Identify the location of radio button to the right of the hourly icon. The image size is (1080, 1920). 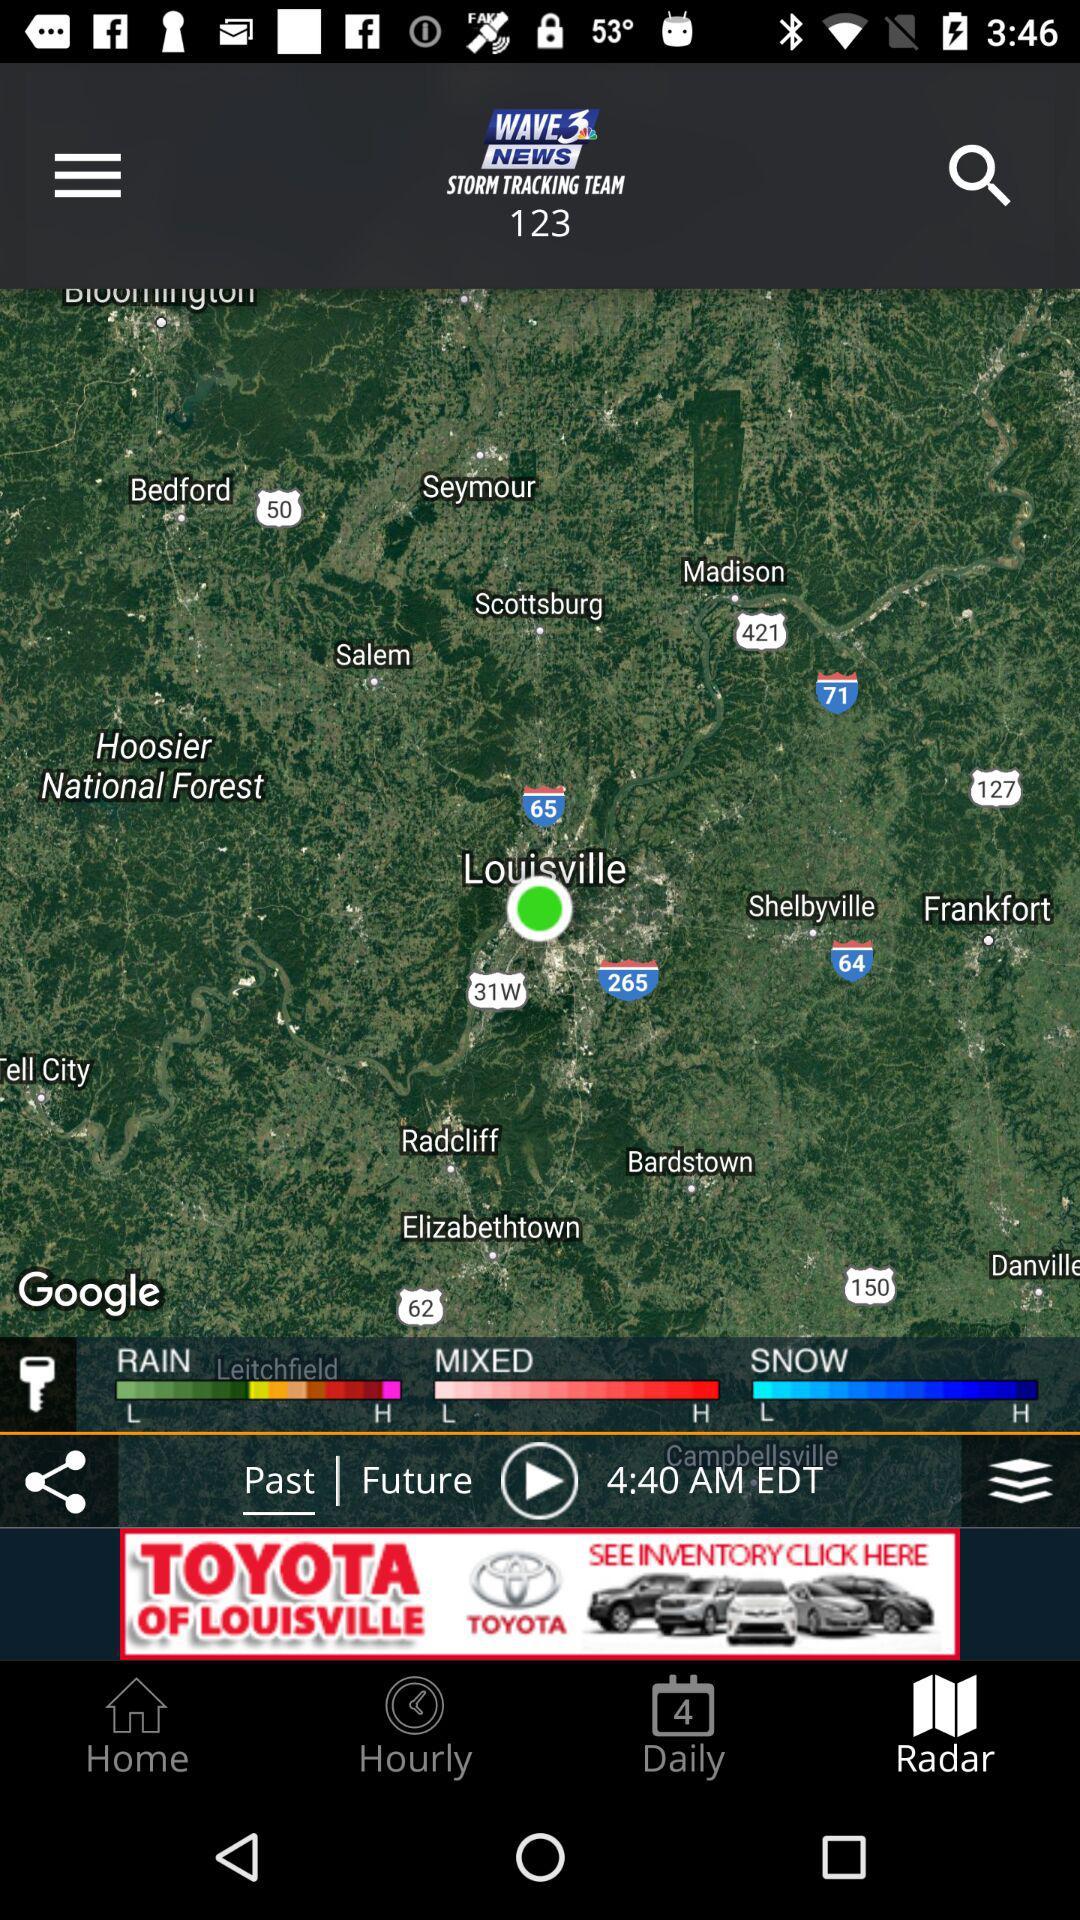
(682, 1726).